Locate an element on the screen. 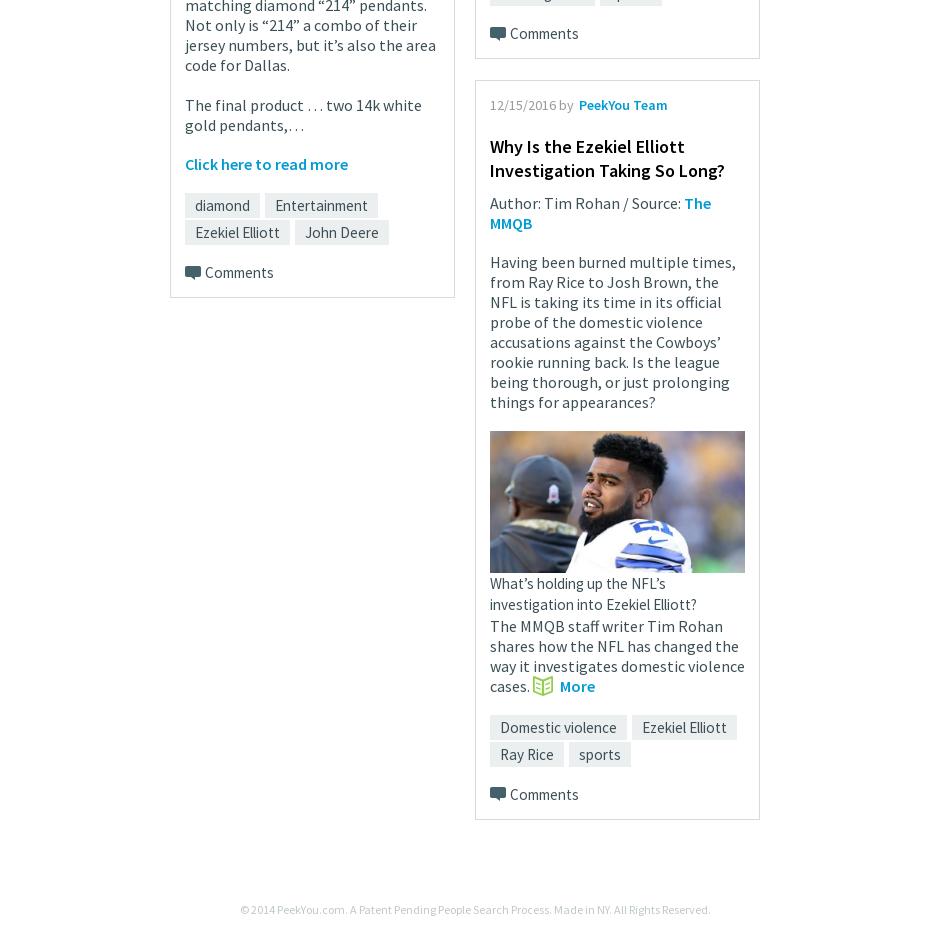 Image resolution: width=950 pixels, height=948 pixels. 'Click here to read more' is located at coordinates (265, 161).